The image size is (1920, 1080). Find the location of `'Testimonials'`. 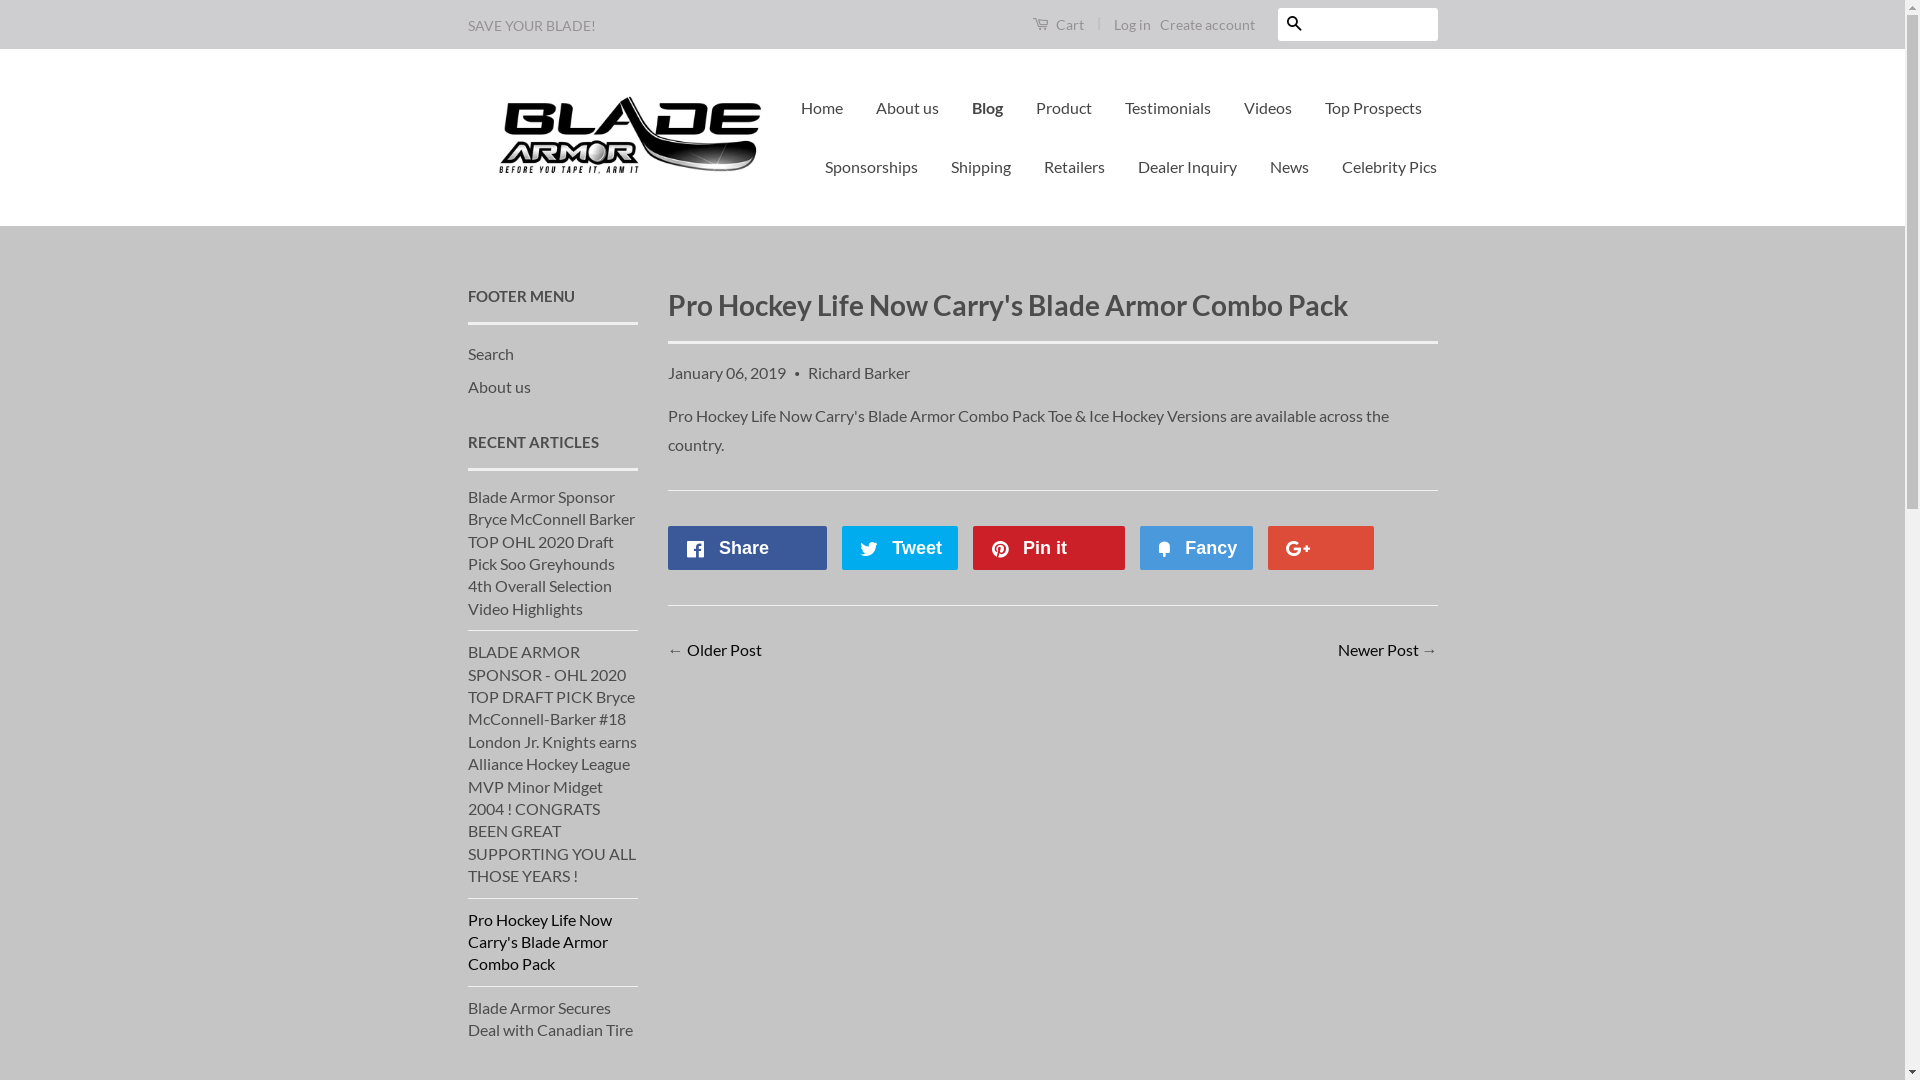

'Testimonials' is located at coordinates (1167, 108).